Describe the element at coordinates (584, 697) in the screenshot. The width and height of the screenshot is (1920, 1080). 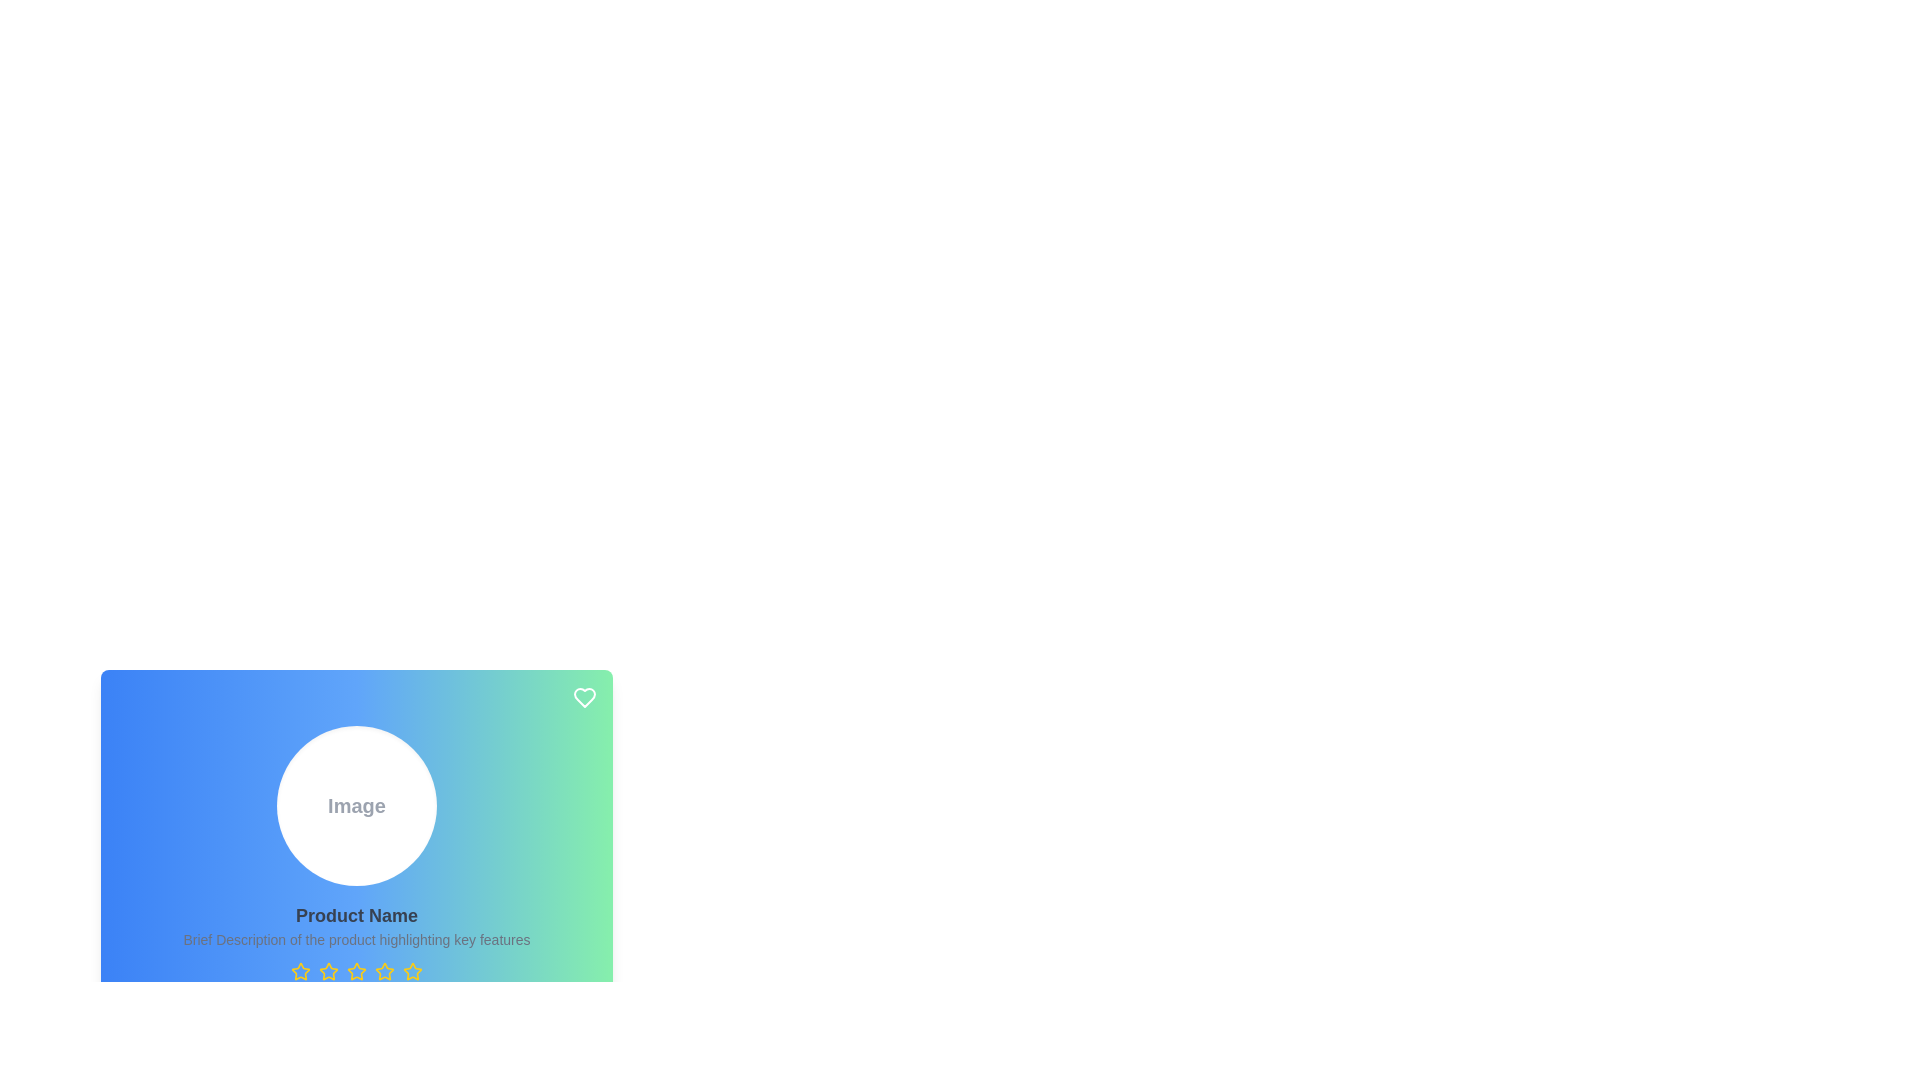
I see `the 'like' button (heart icon) in the top-right corner of the action panel` at that location.